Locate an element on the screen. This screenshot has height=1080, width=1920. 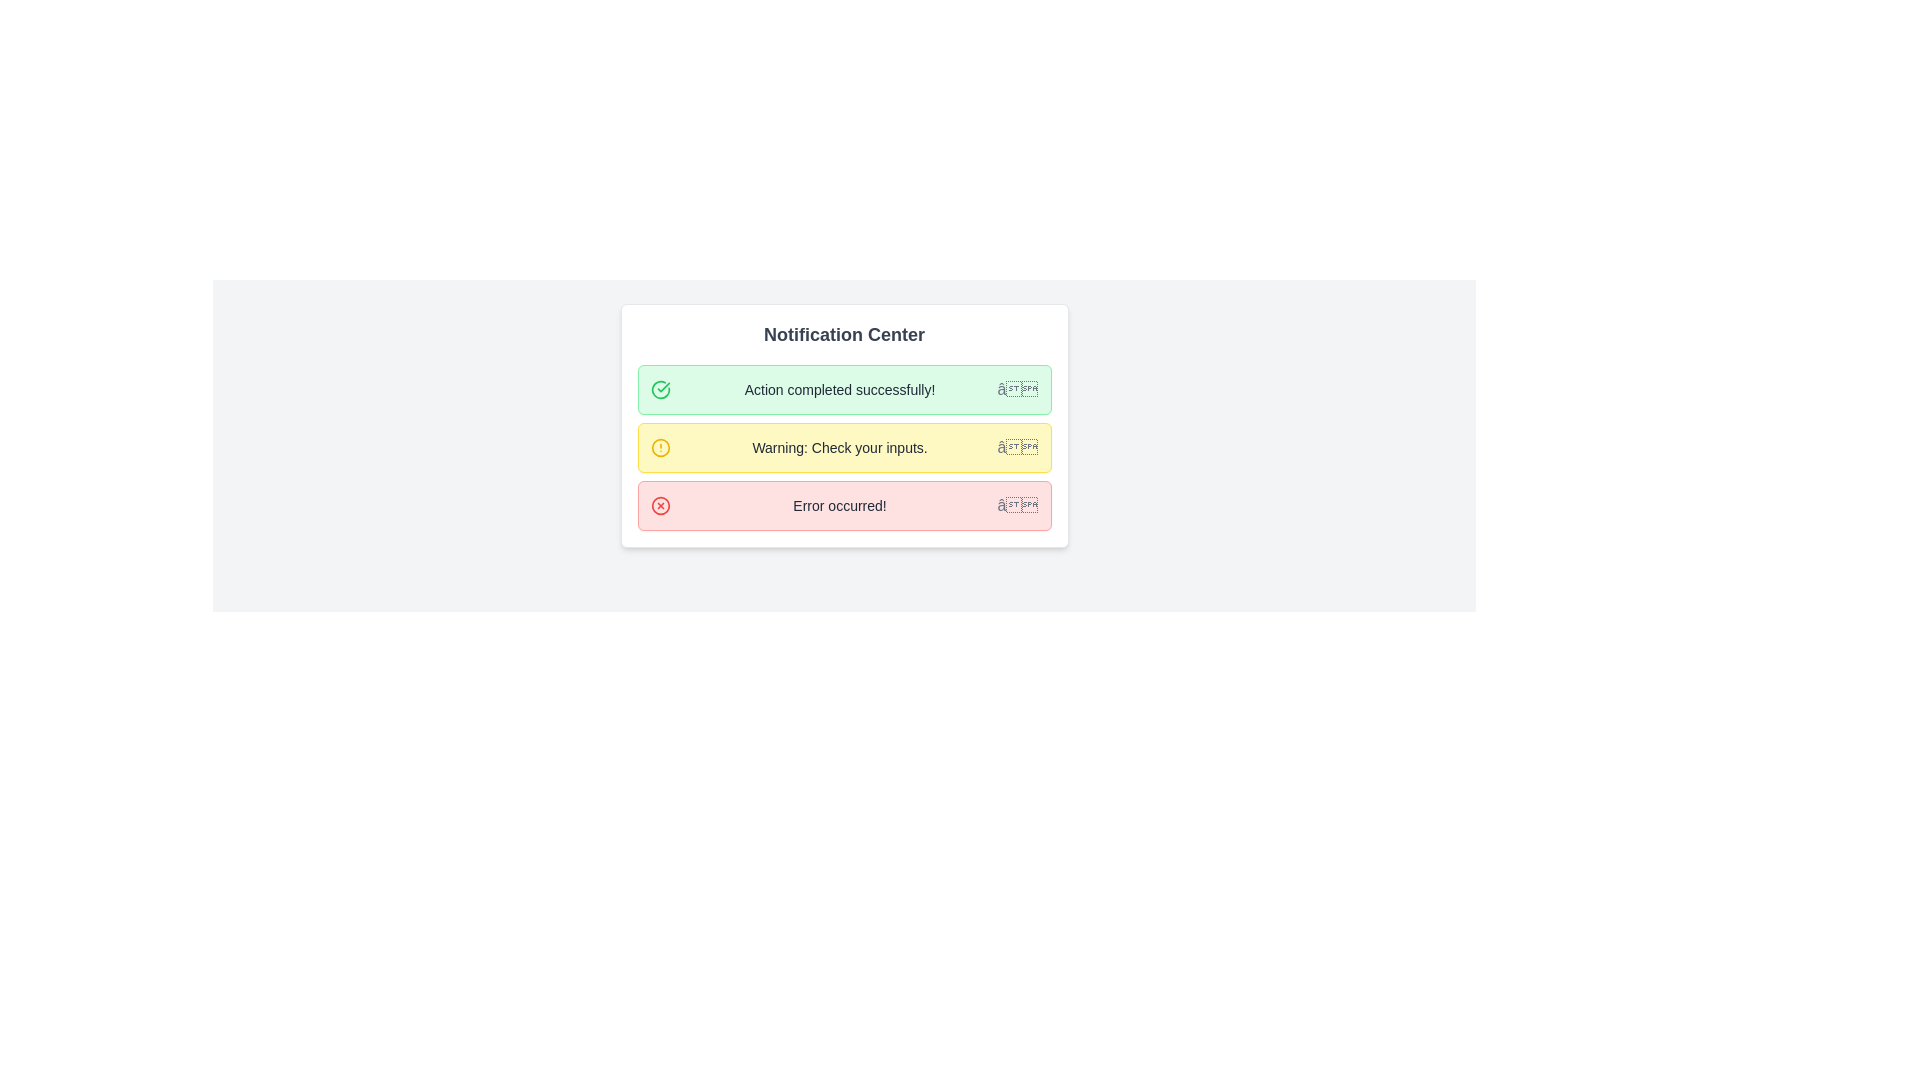
the text block displaying 'Error occurred!' in gray color, which is part of the third notification box in the 'Notification Center' is located at coordinates (840, 504).